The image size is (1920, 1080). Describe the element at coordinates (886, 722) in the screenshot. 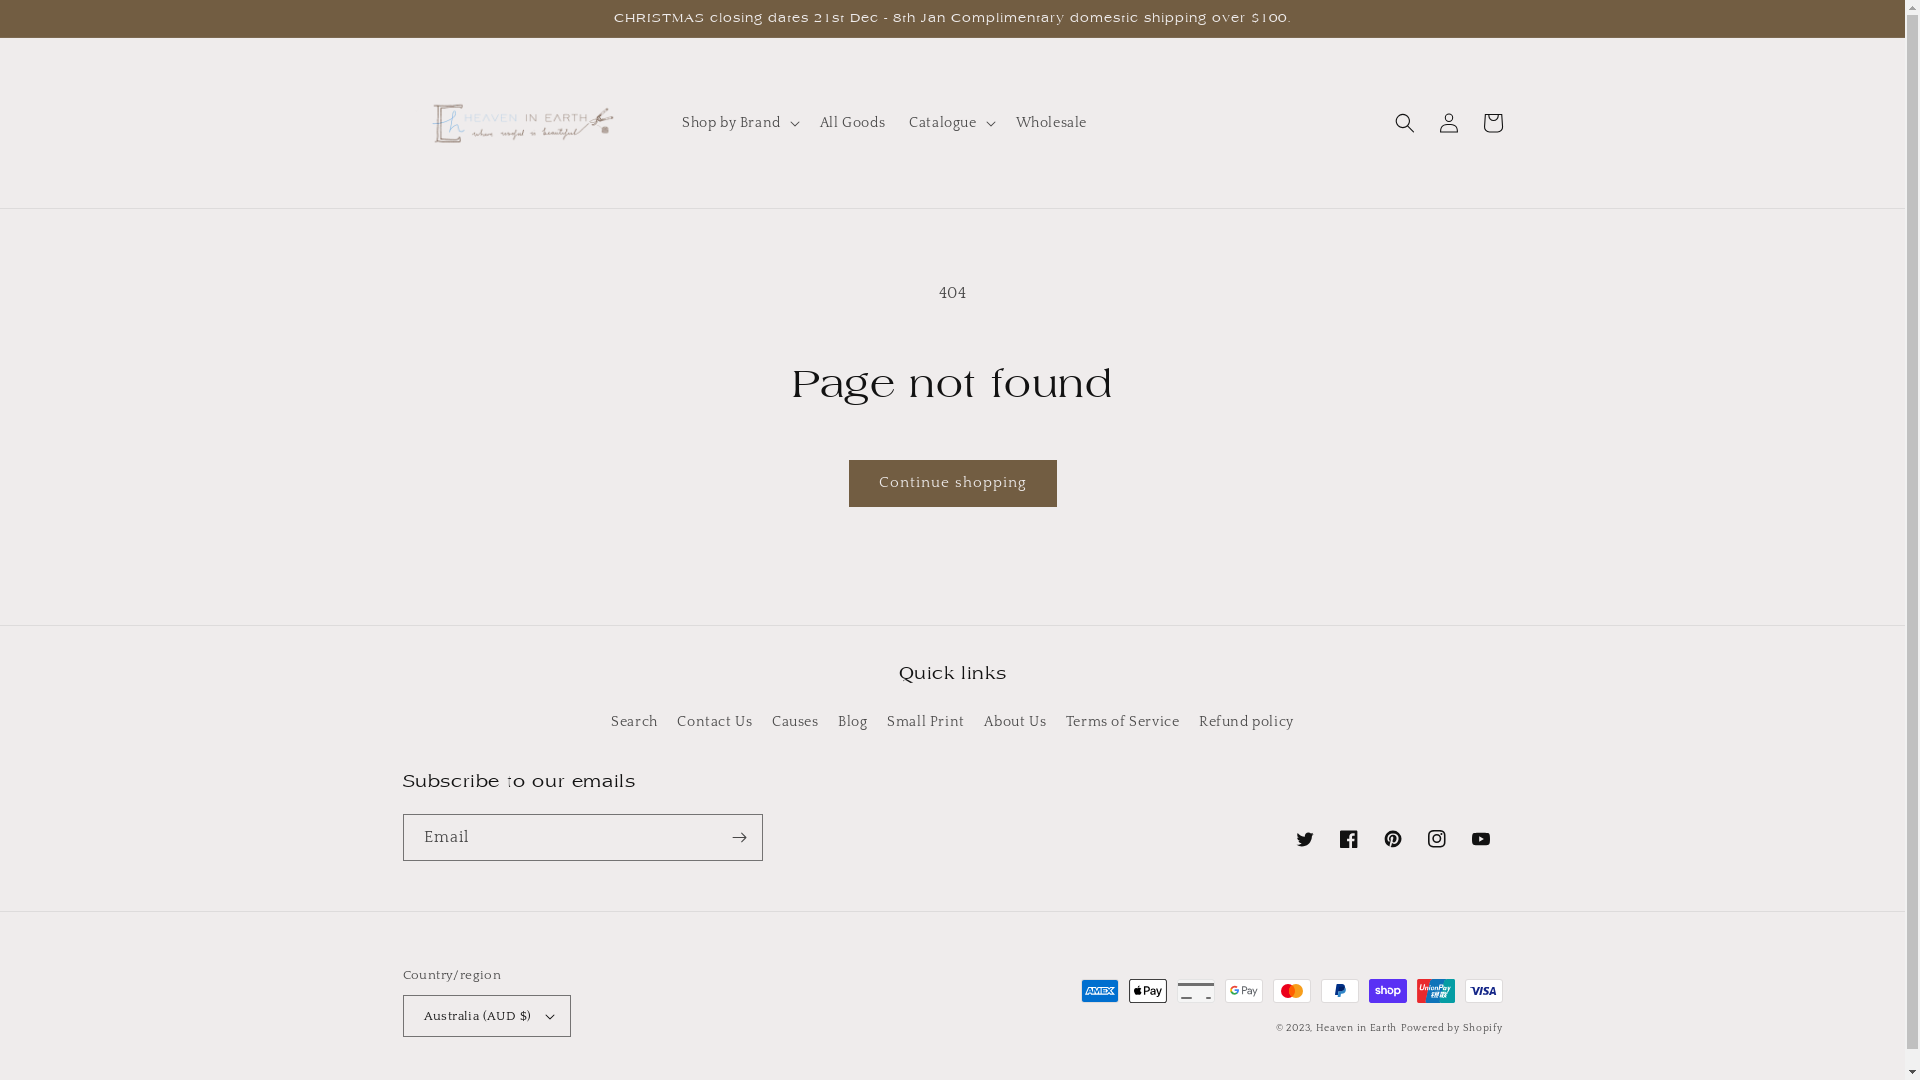

I see `'Small Print'` at that location.